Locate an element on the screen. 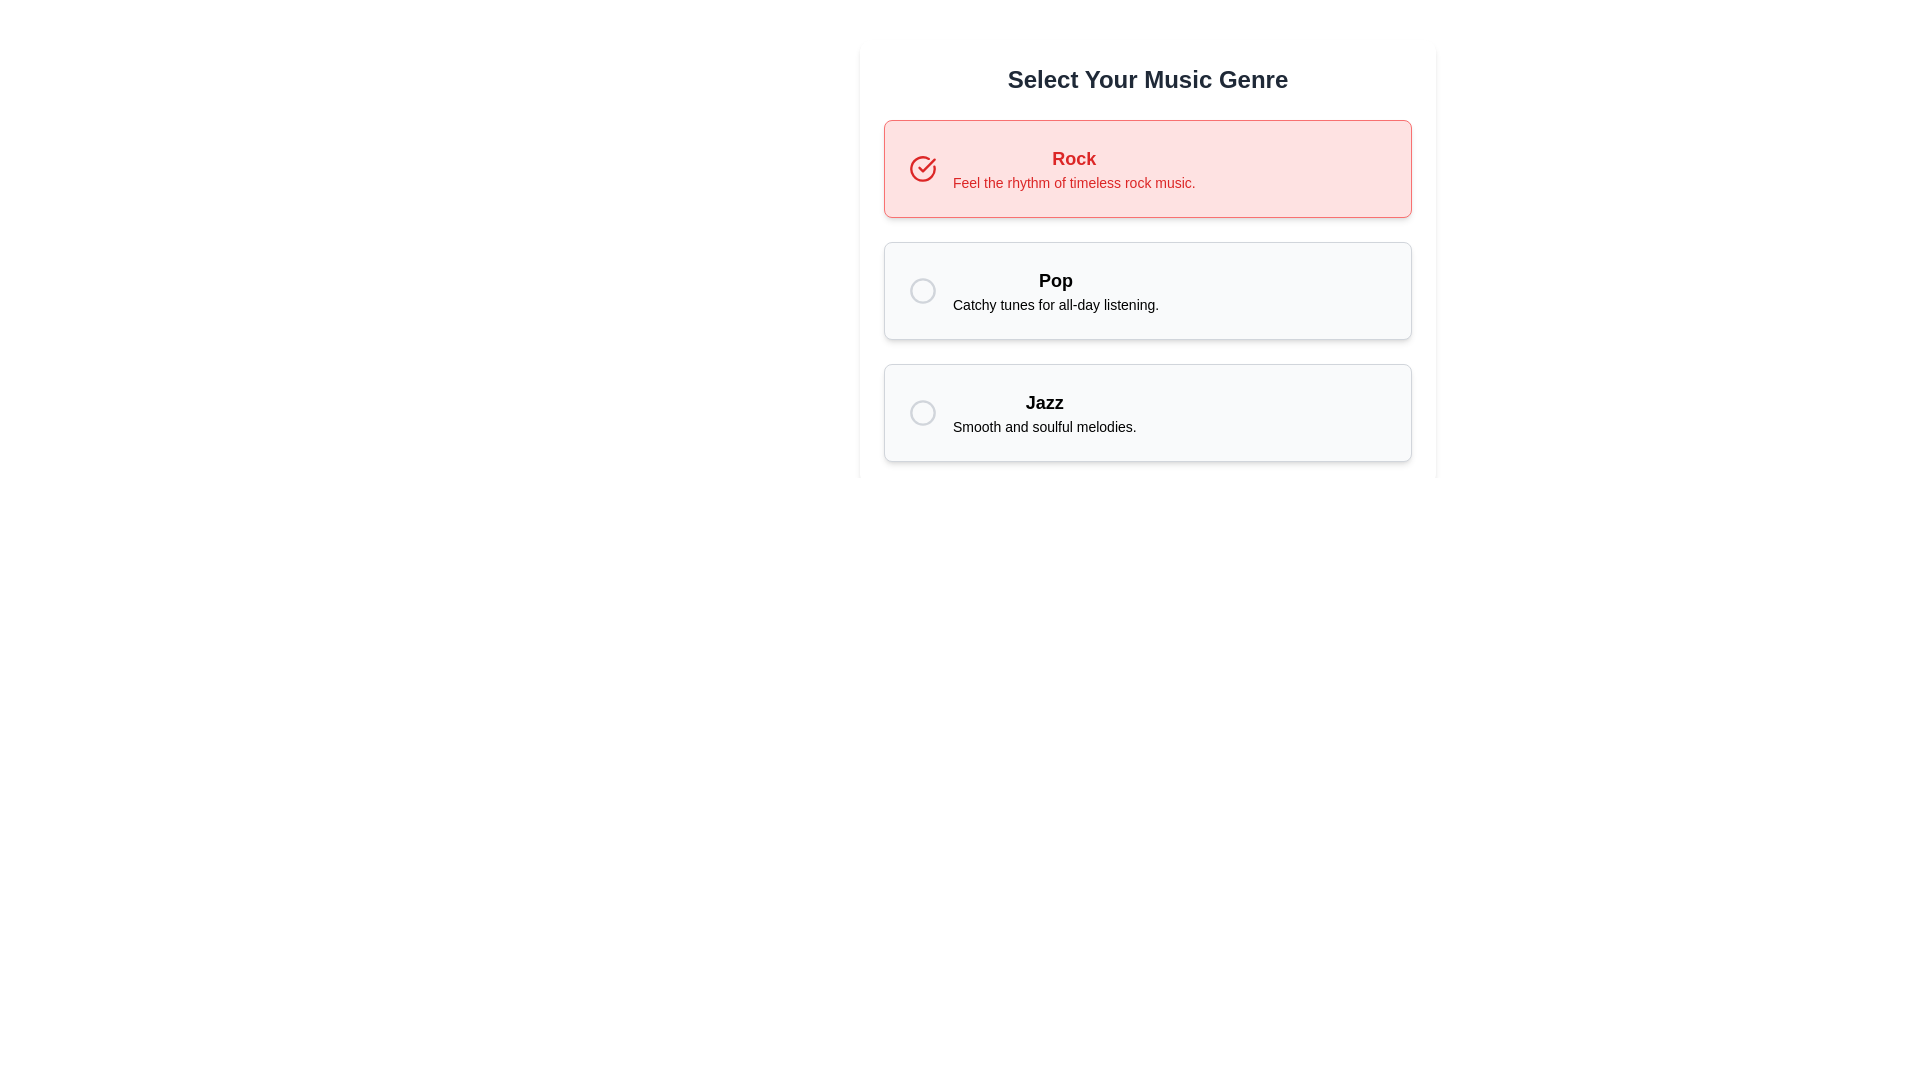 This screenshot has height=1080, width=1920. the state of the 'Rock' genre icon located in the highlighted card titled 'Rock' to gather information about its selection status is located at coordinates (921, 168).